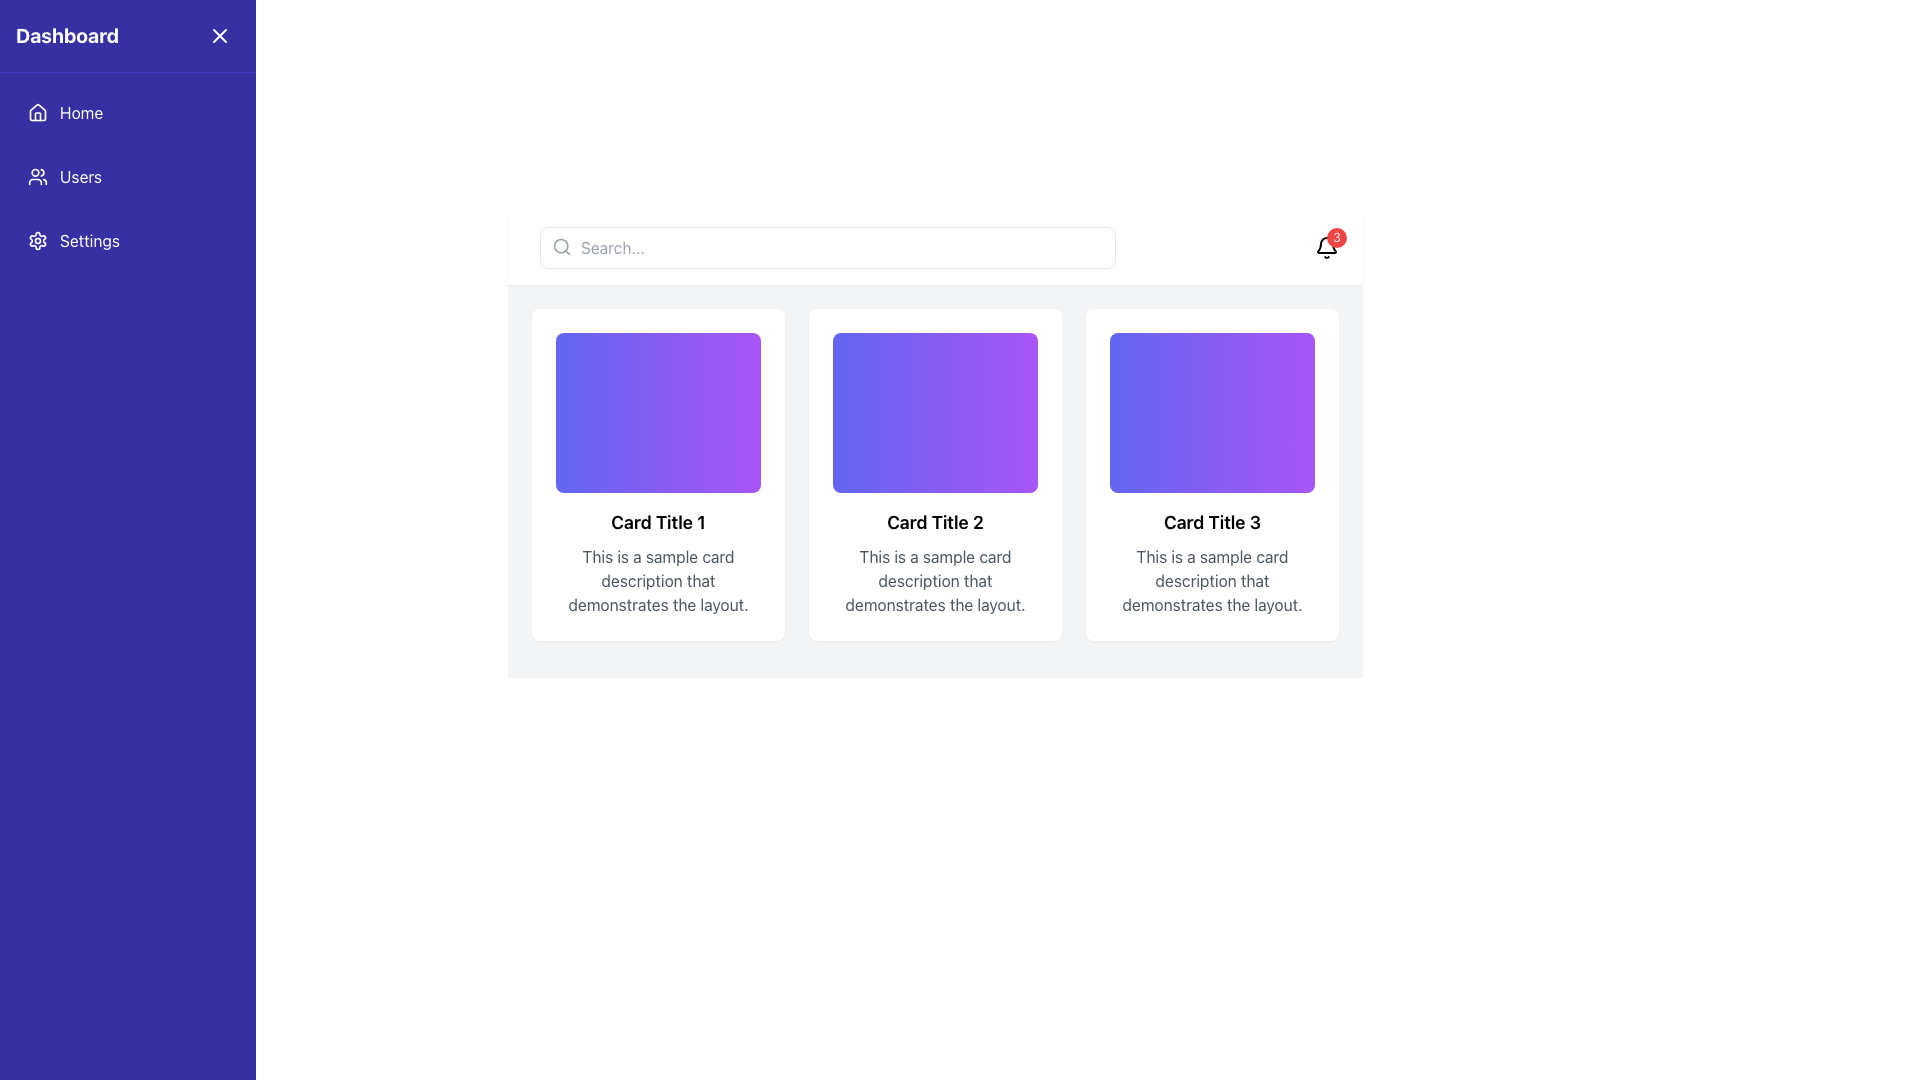  Describe the element at coordinates (38, 112) in the screenshot. I see `the 'Home' icon in the sidebar navigation menu, which is positioned to the far left of the 'Home' text label` at that location.